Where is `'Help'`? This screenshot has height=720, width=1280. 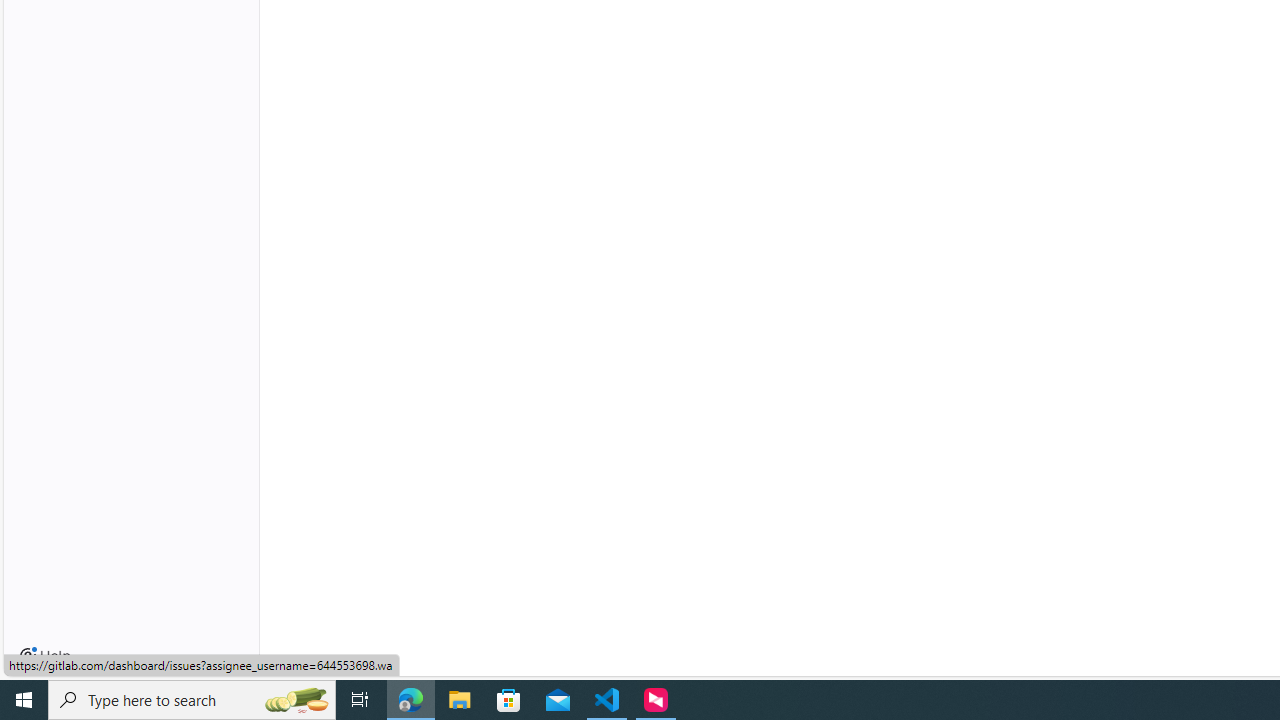
'Help' is located at coordinates (45, 655).